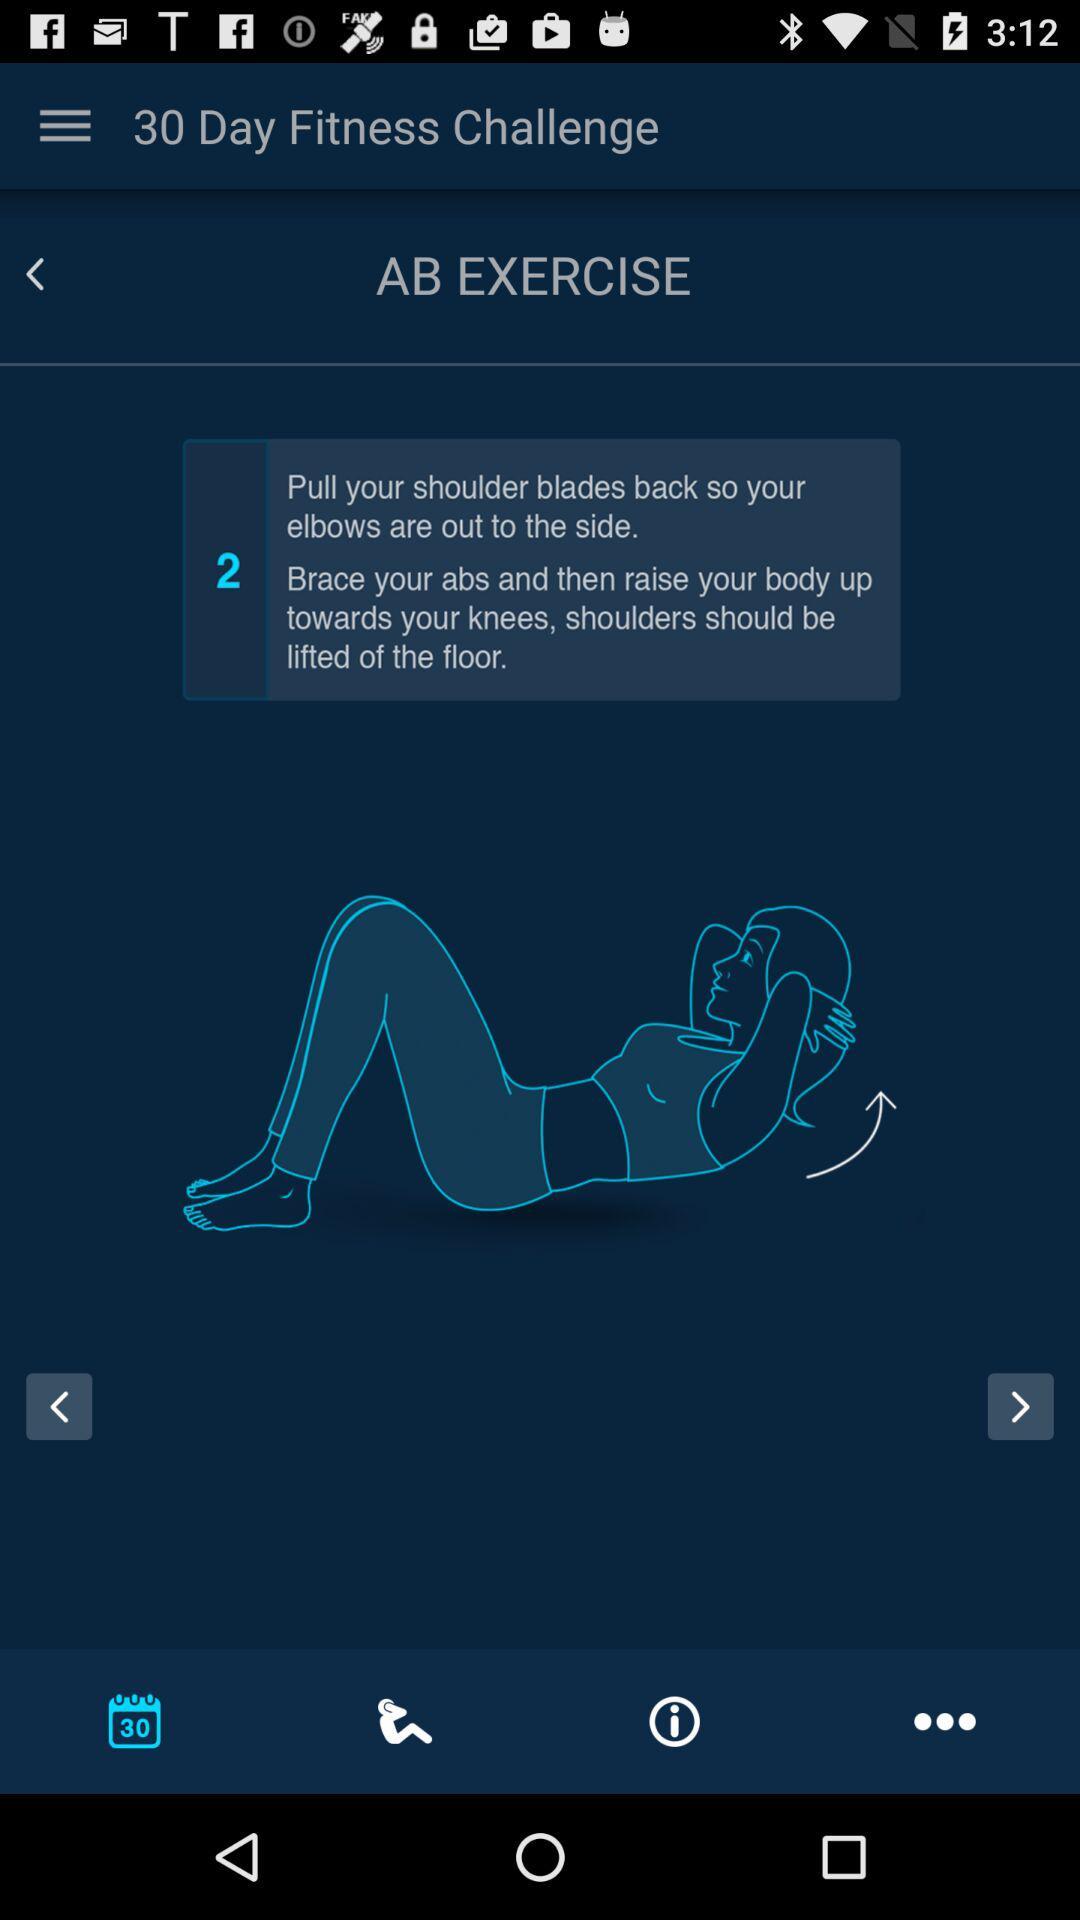  Describe the element at coordinates (1020, 1405) in the screenshot. I see `move onto next exercise instruction` at that location.